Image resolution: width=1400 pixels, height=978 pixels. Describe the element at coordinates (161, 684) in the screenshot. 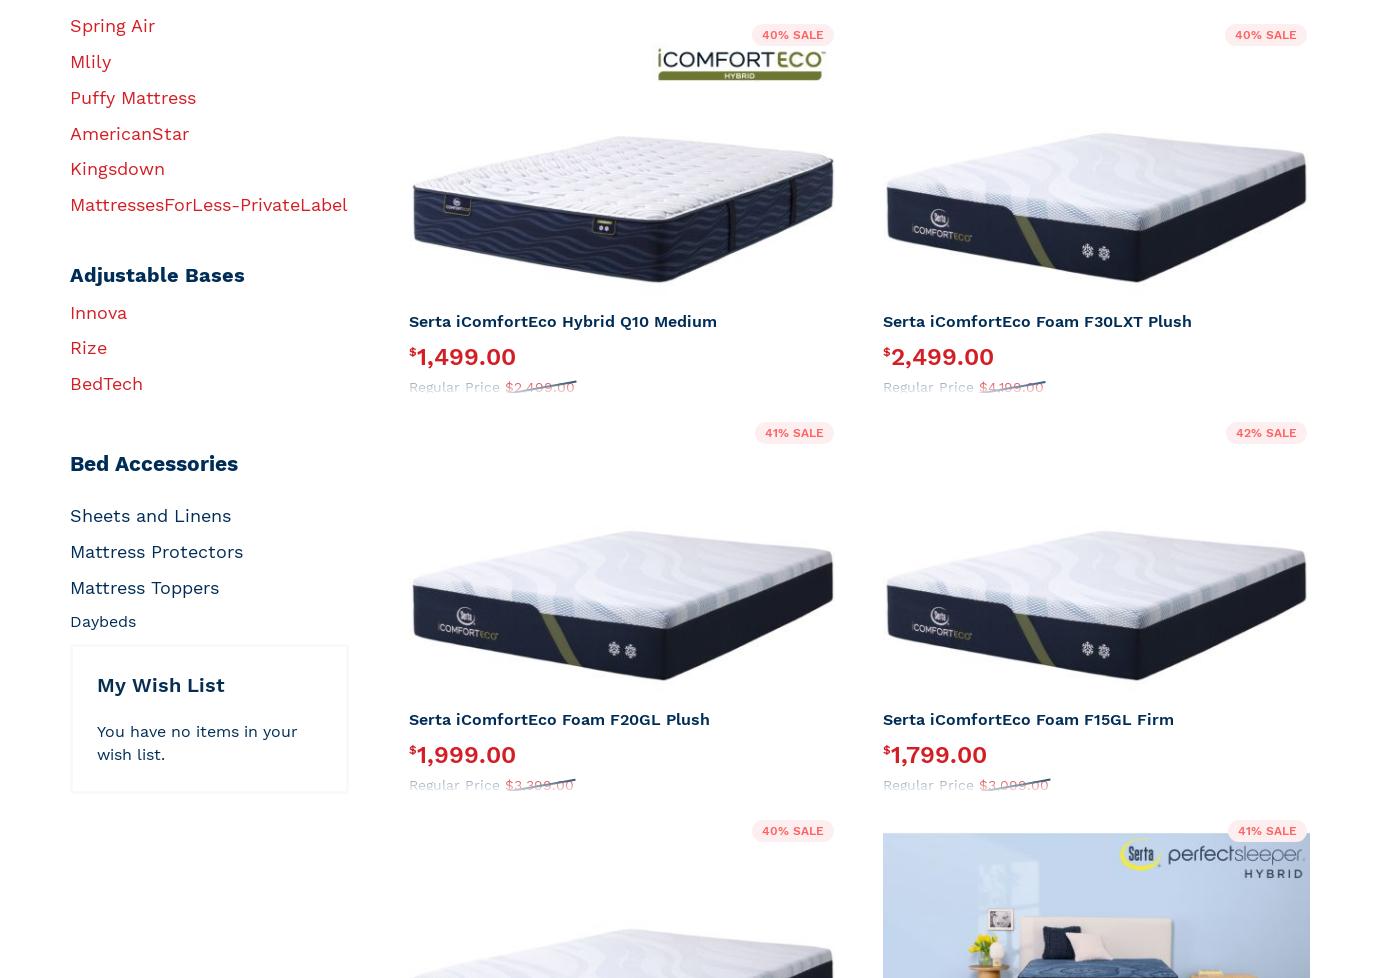

I see `'My Wish List'` at that location.